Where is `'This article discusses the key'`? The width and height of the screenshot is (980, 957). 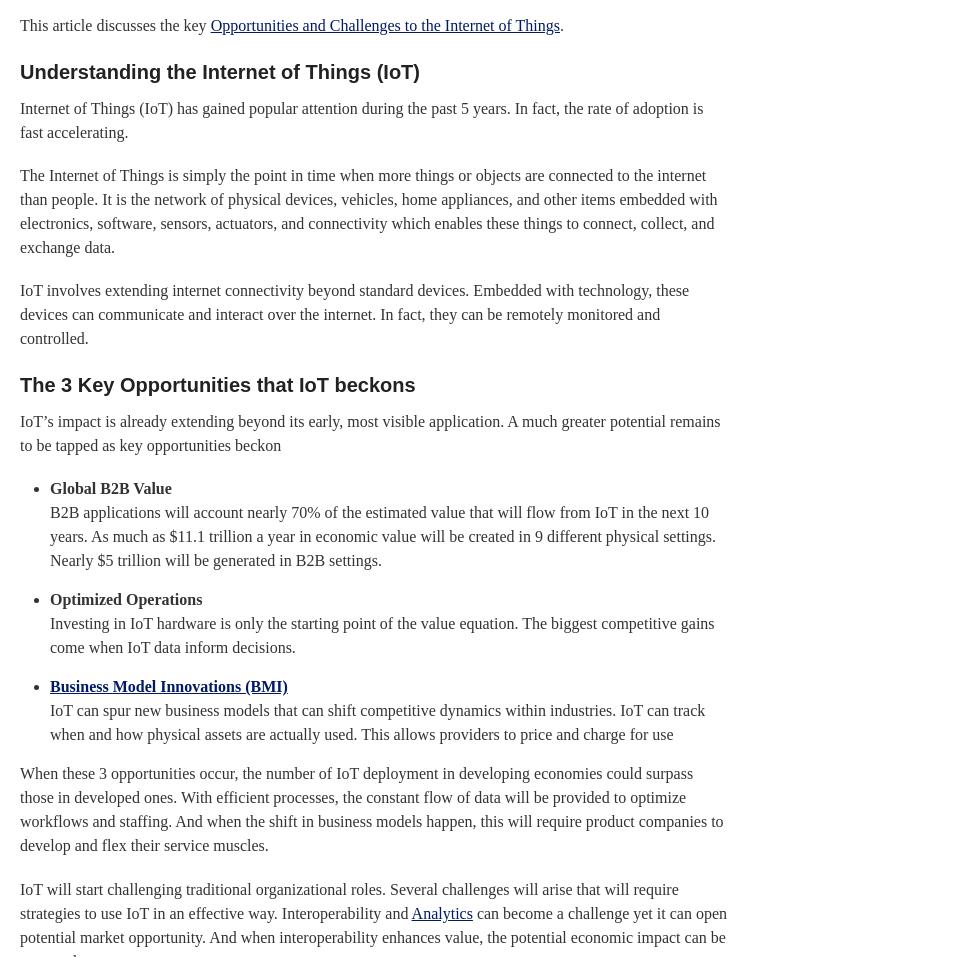 'This article discusses the key' is located at coordinates (114, 23).